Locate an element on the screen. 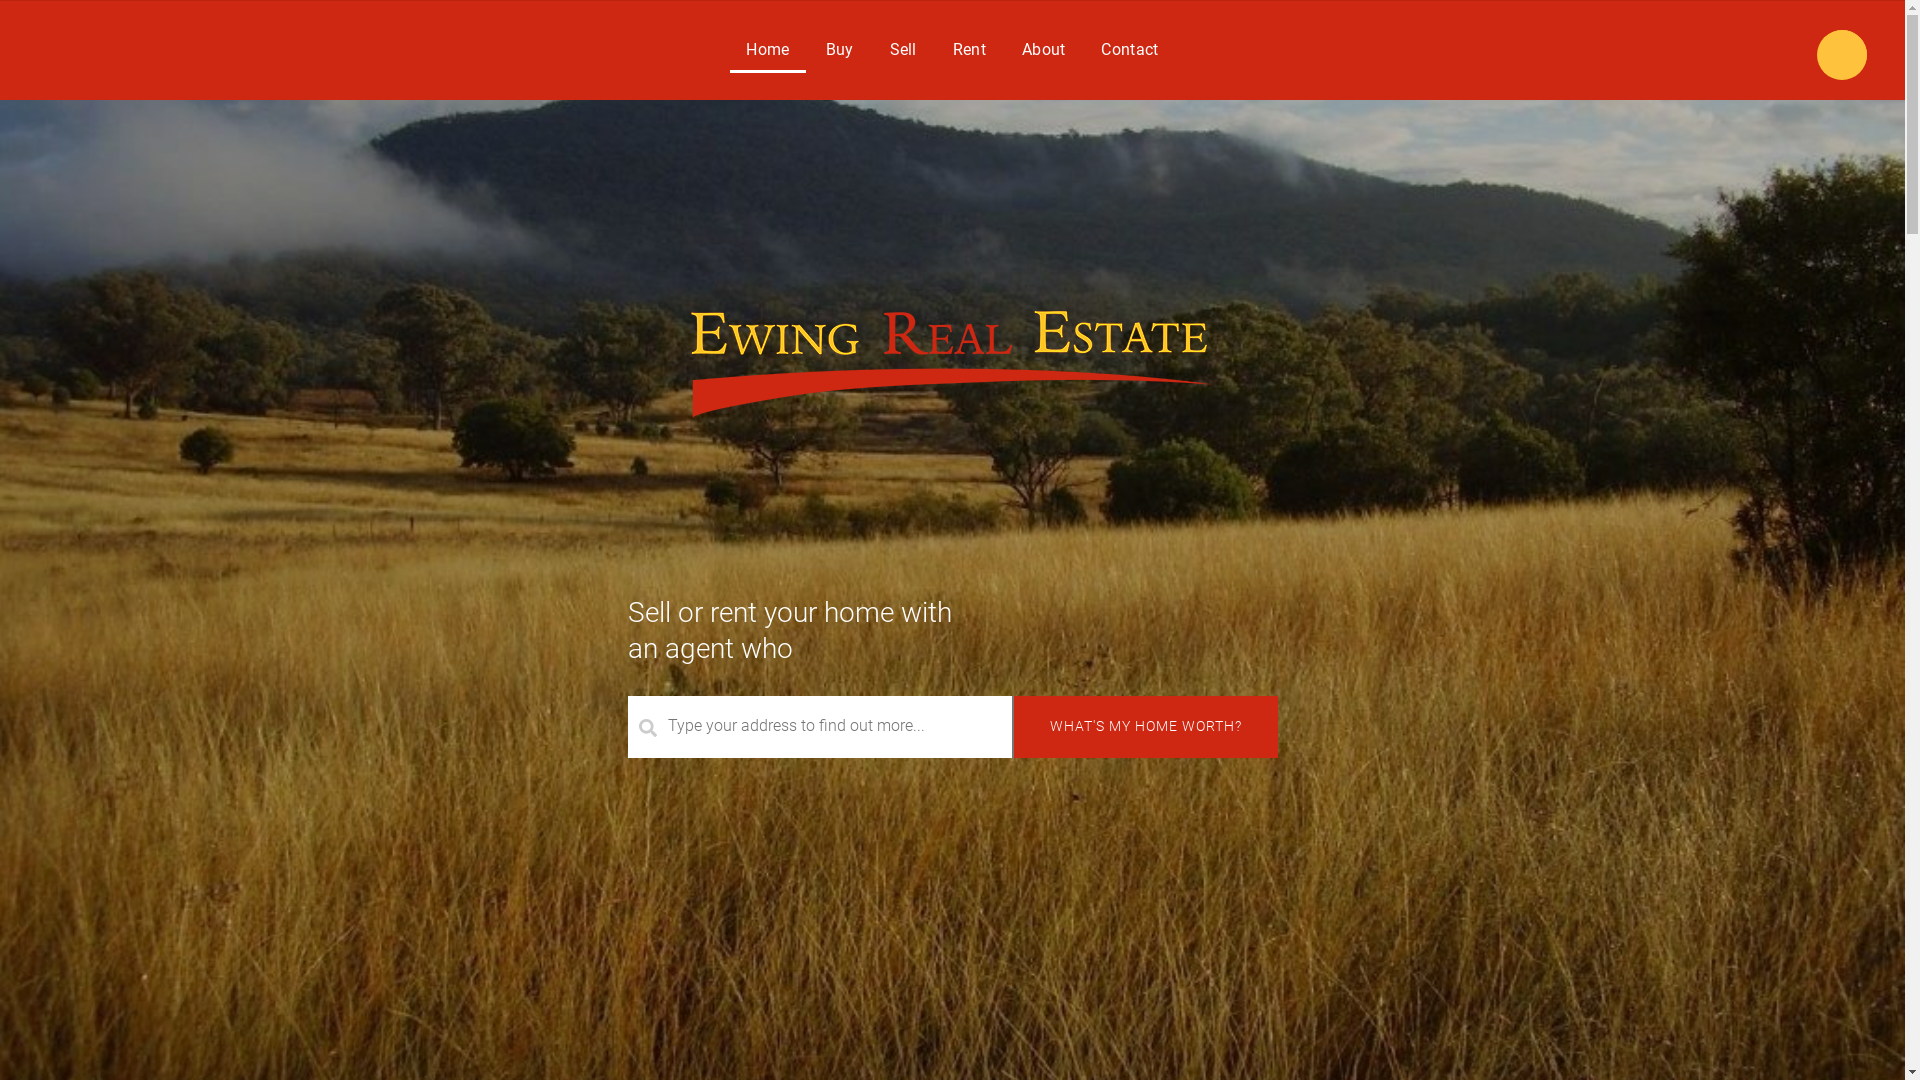 The width and height of the screenshot is (1920, 1080). 'Home' is located at coordinates (766, 49).